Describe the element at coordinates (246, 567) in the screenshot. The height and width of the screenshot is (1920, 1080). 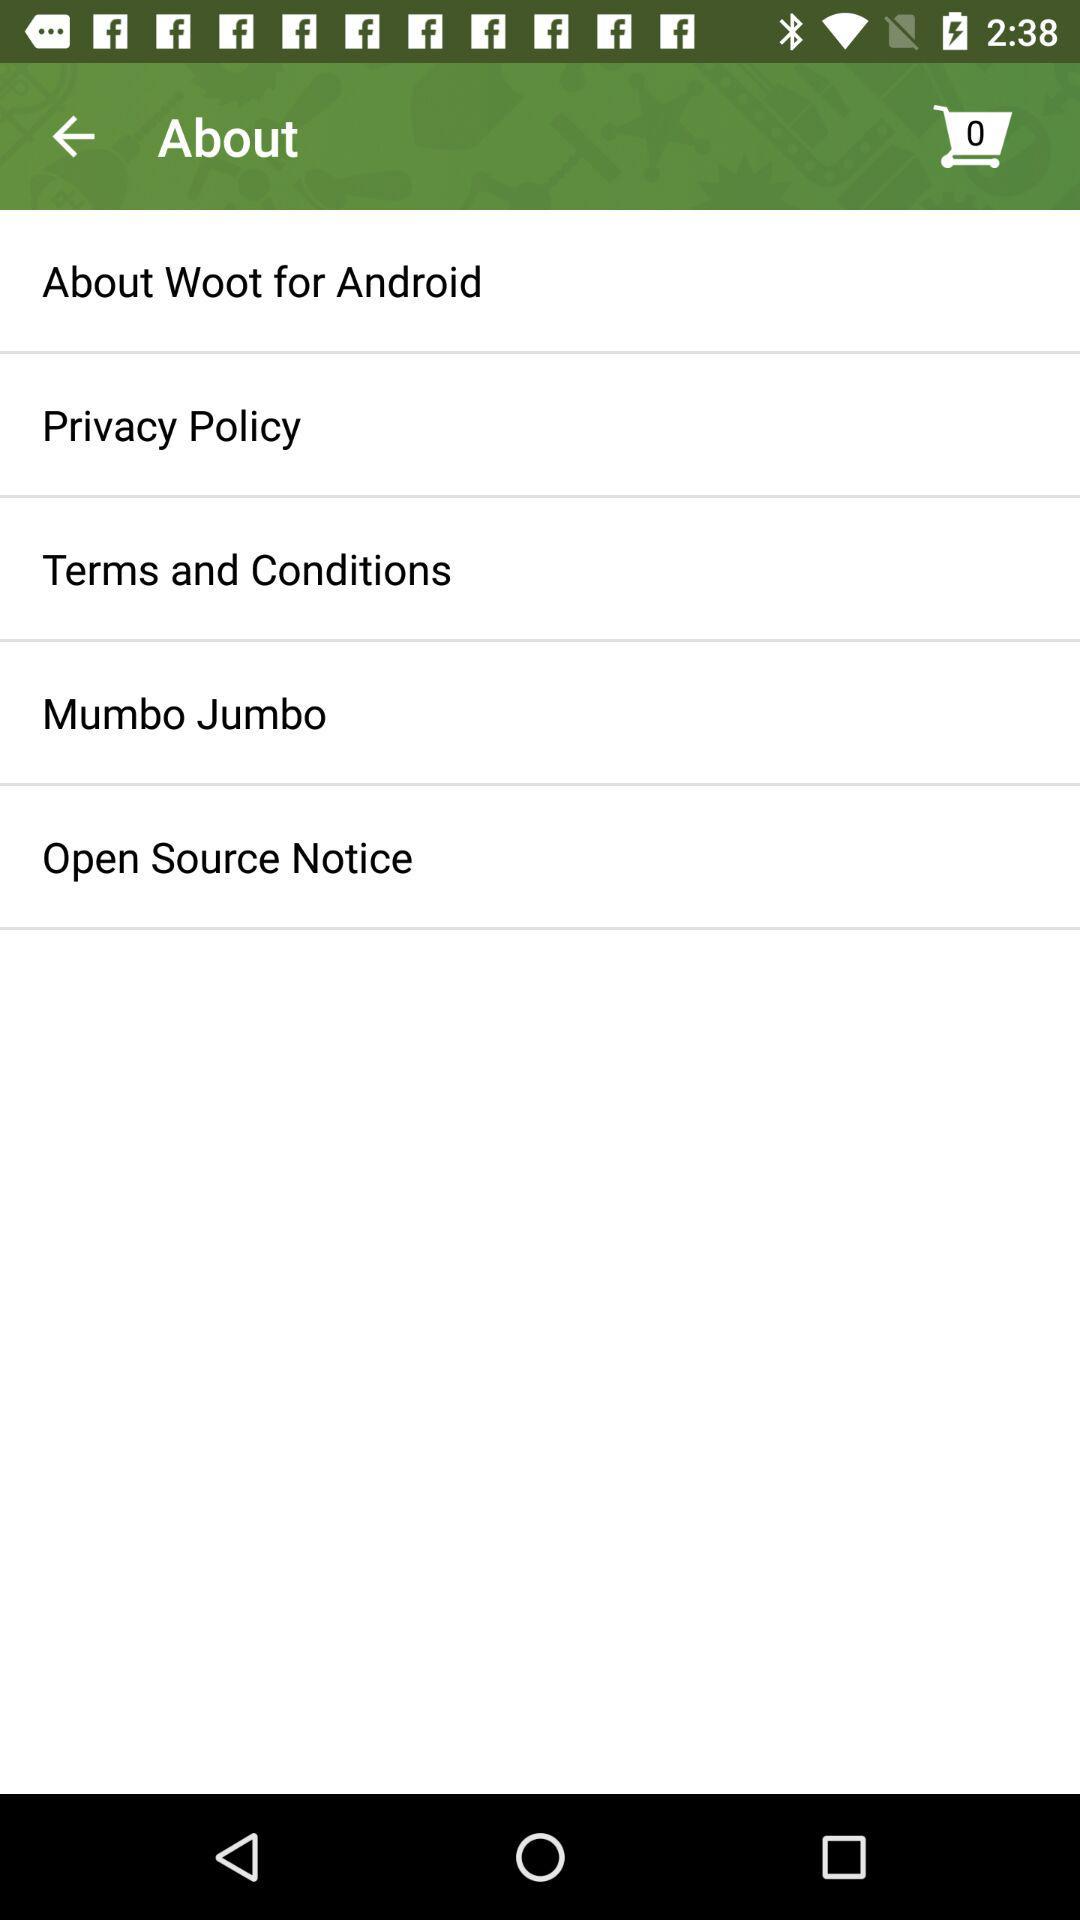
I see `terms and conditions item` at that location.